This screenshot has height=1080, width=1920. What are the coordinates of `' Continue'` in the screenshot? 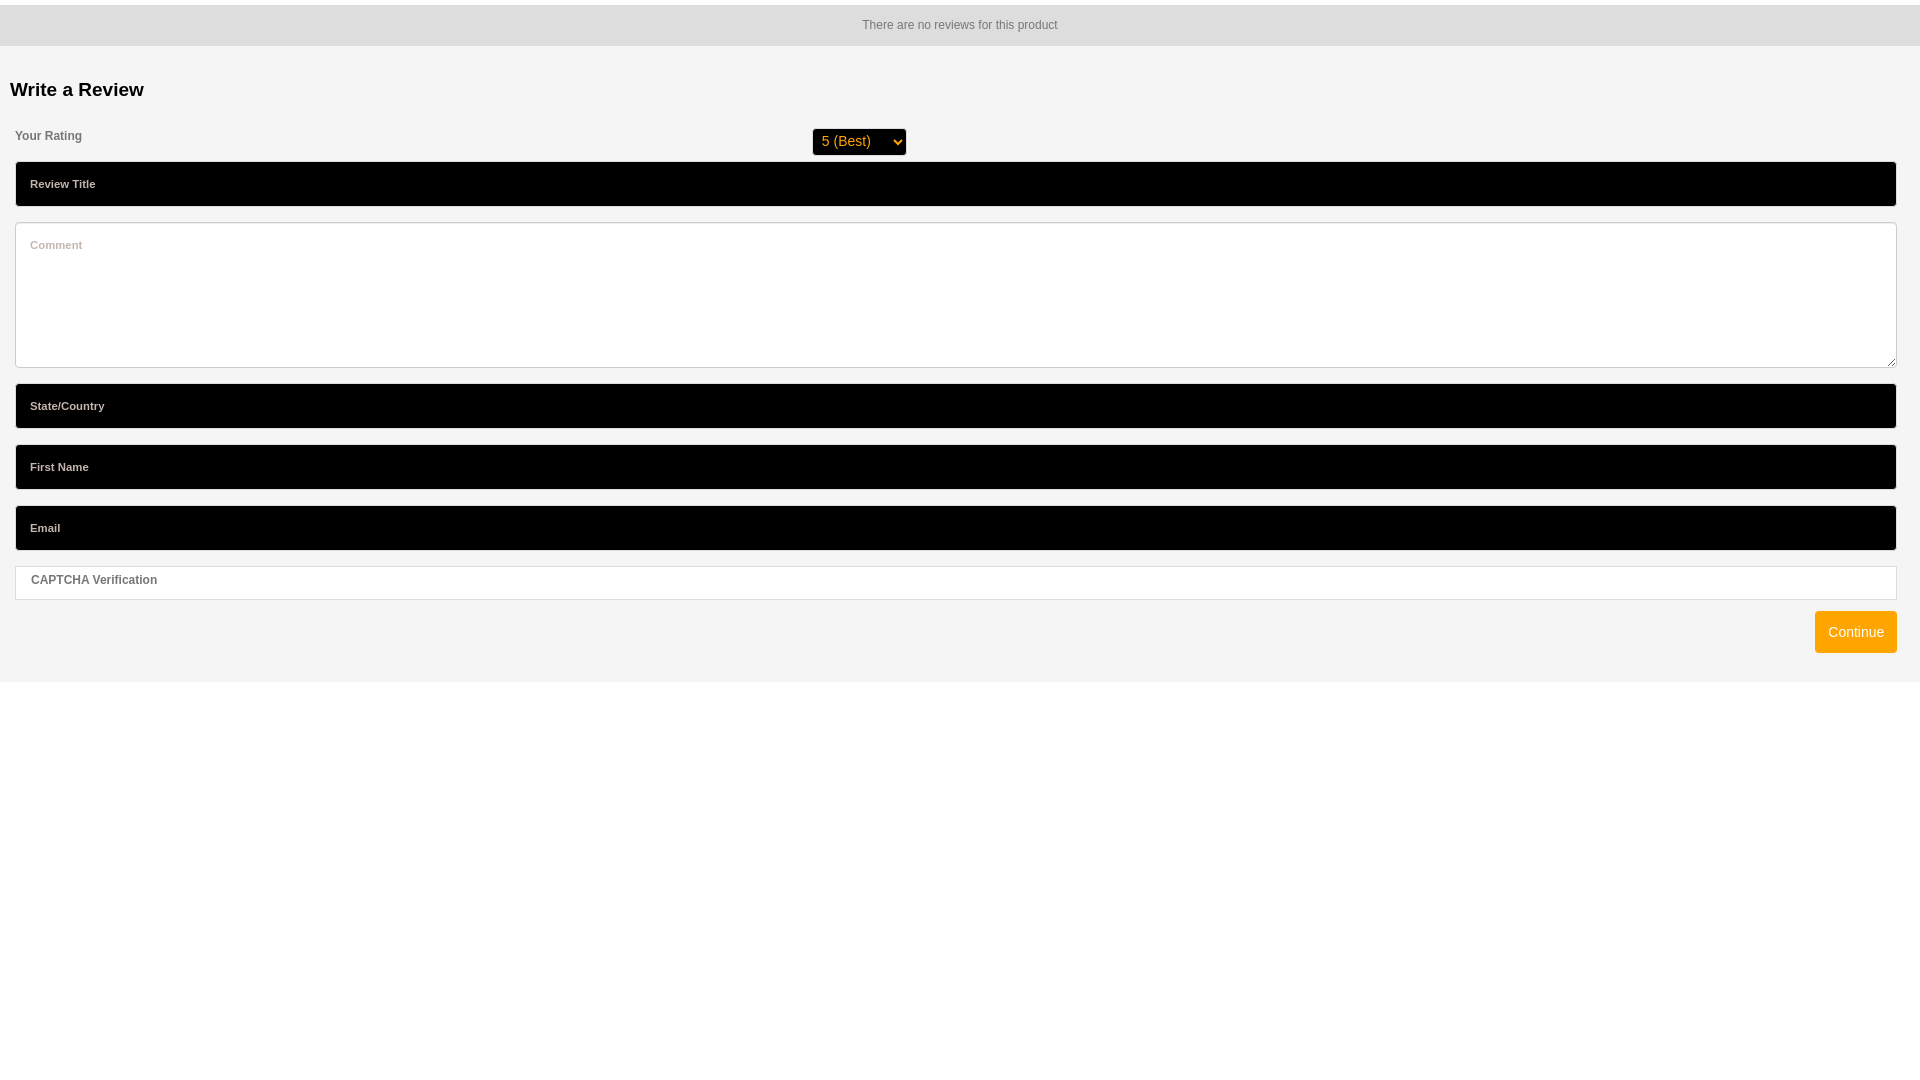 It's located at (1855, 632).